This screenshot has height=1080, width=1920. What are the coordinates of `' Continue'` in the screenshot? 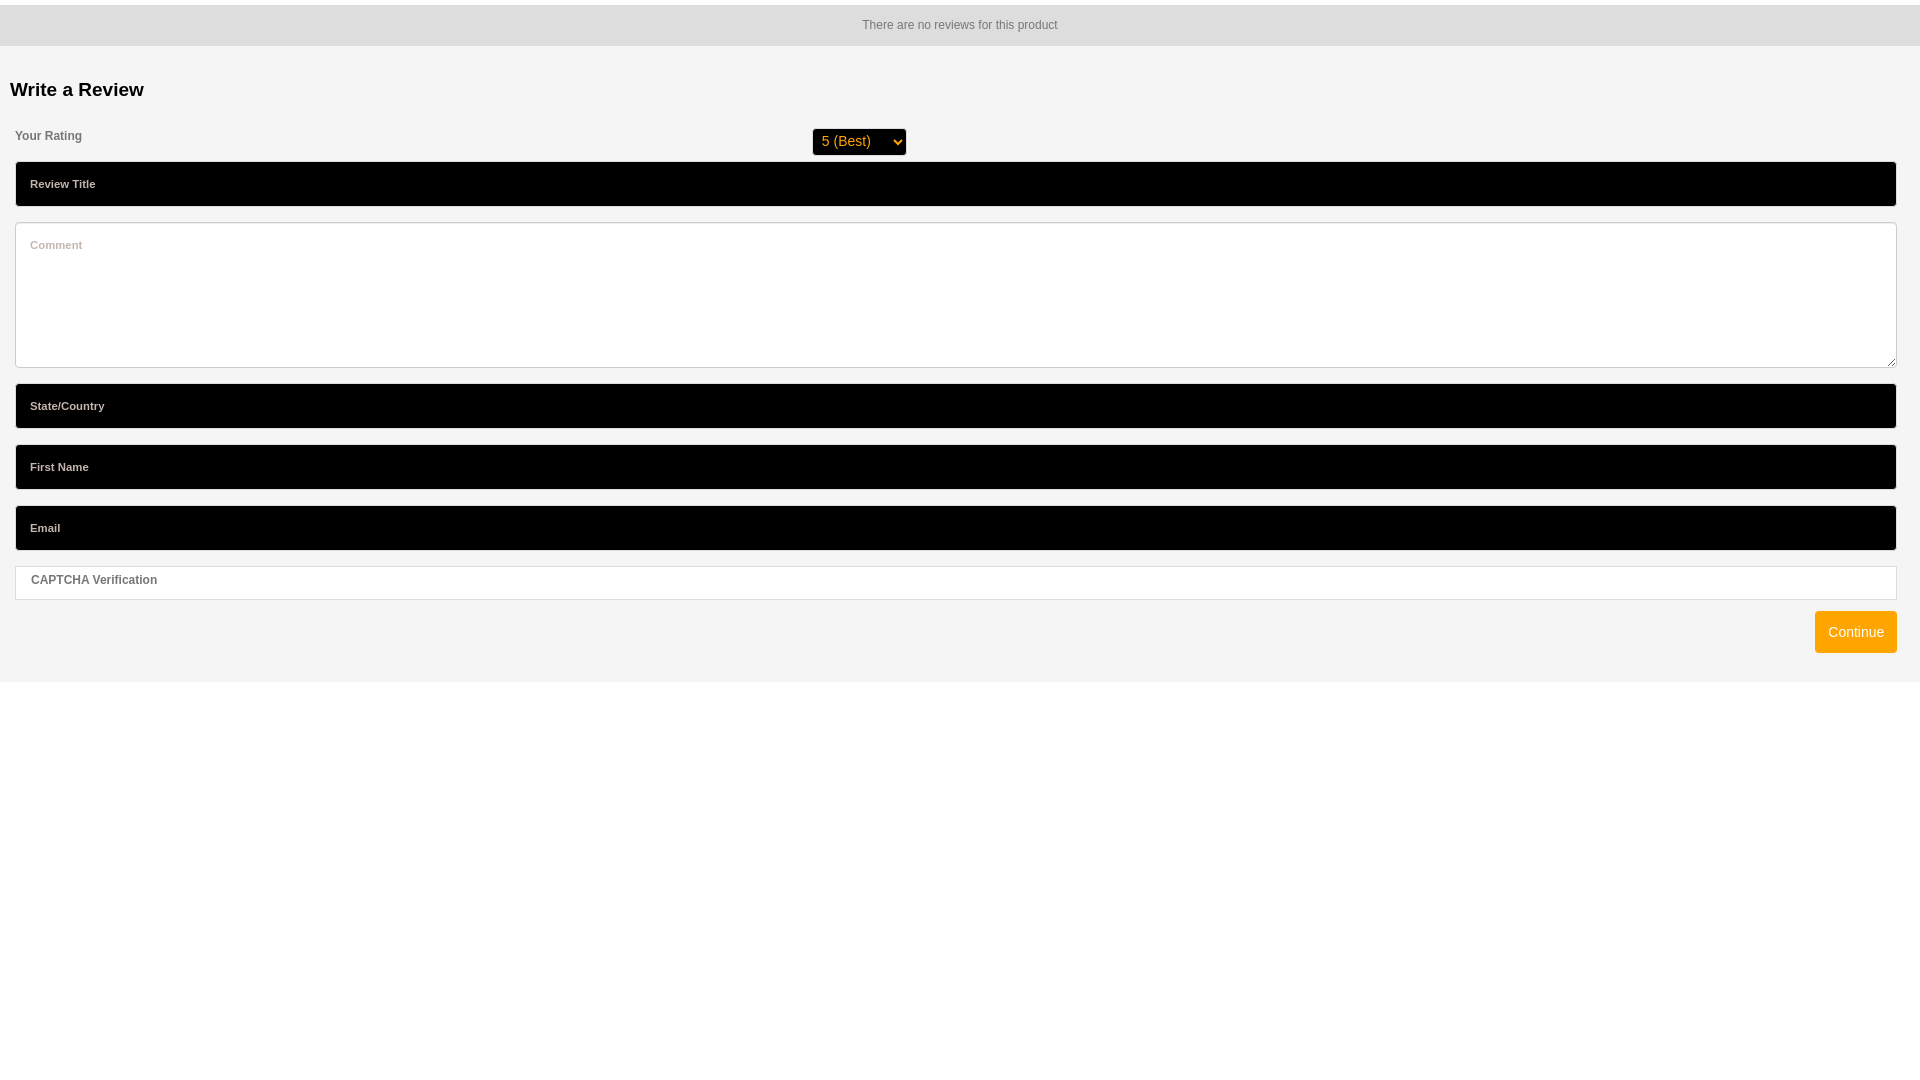 It's located at (1855, 632).